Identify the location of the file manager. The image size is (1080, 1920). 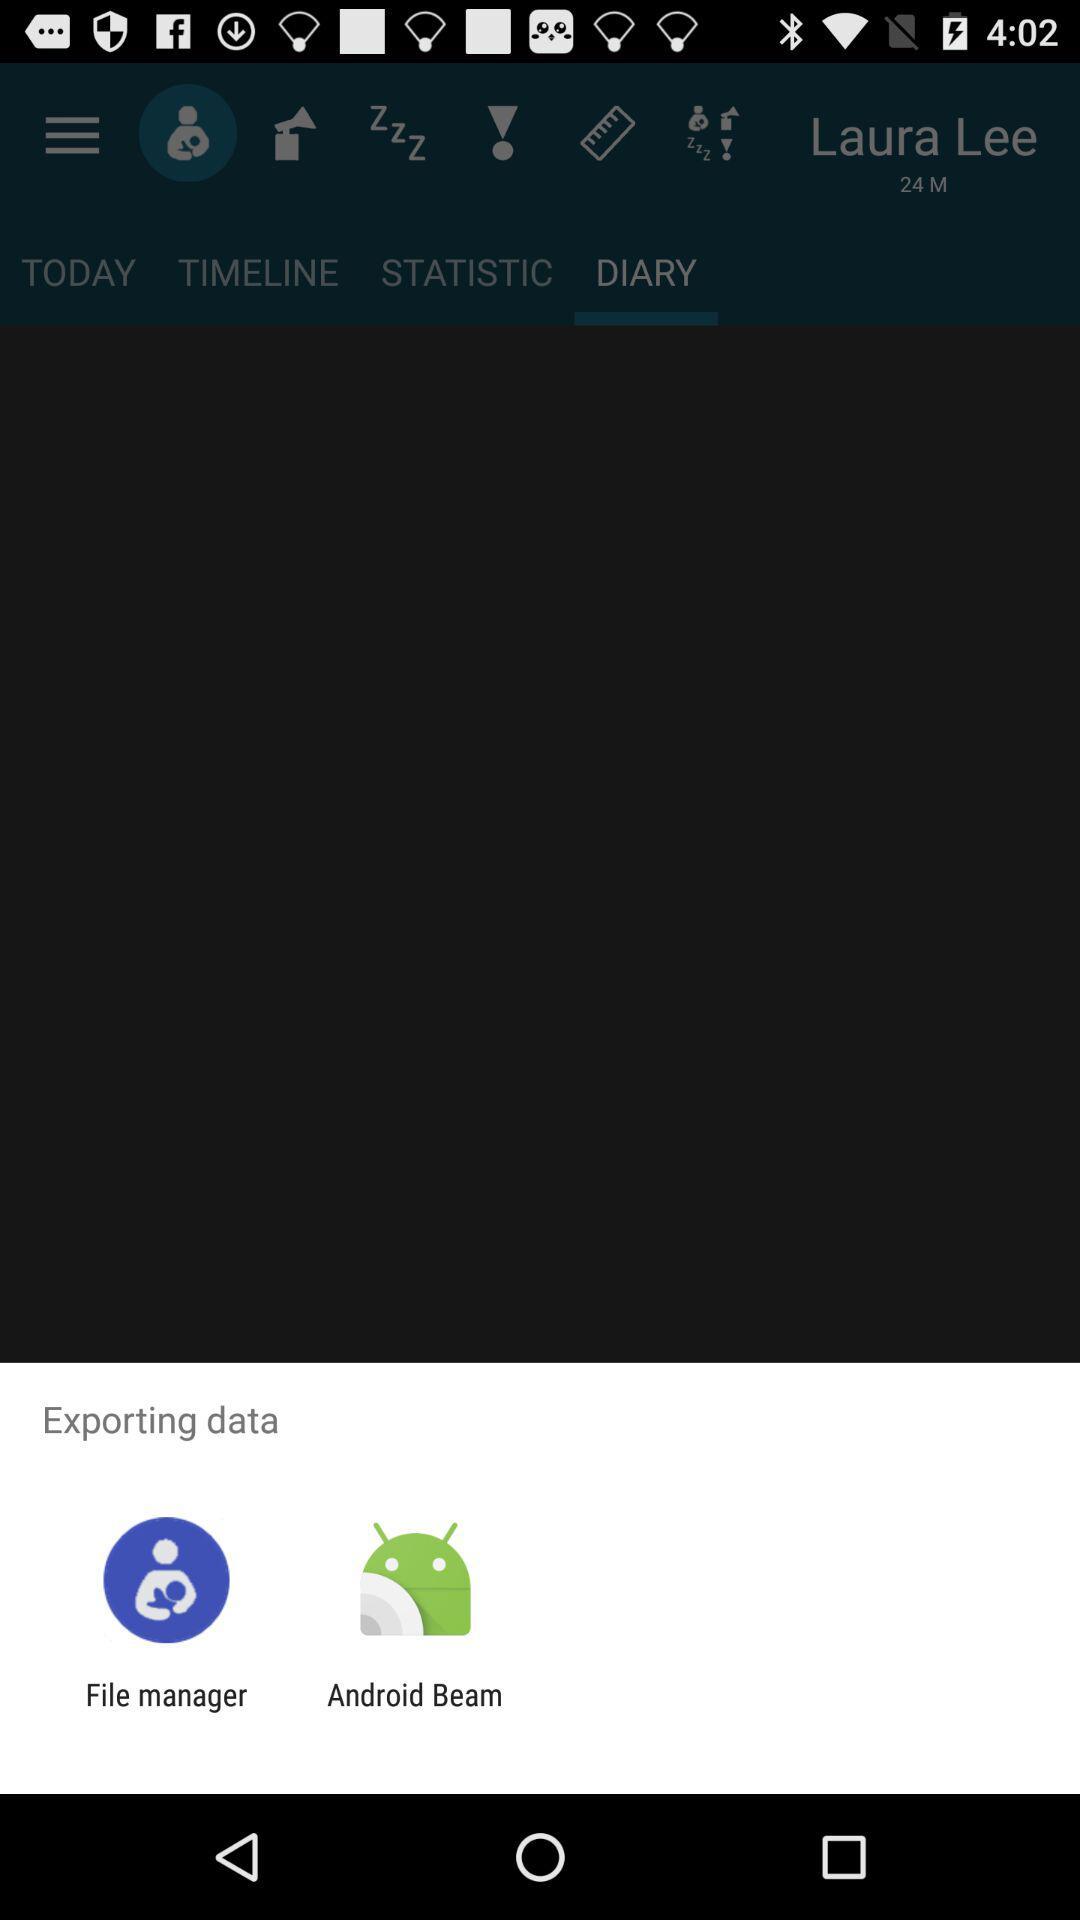
(165, 1711).